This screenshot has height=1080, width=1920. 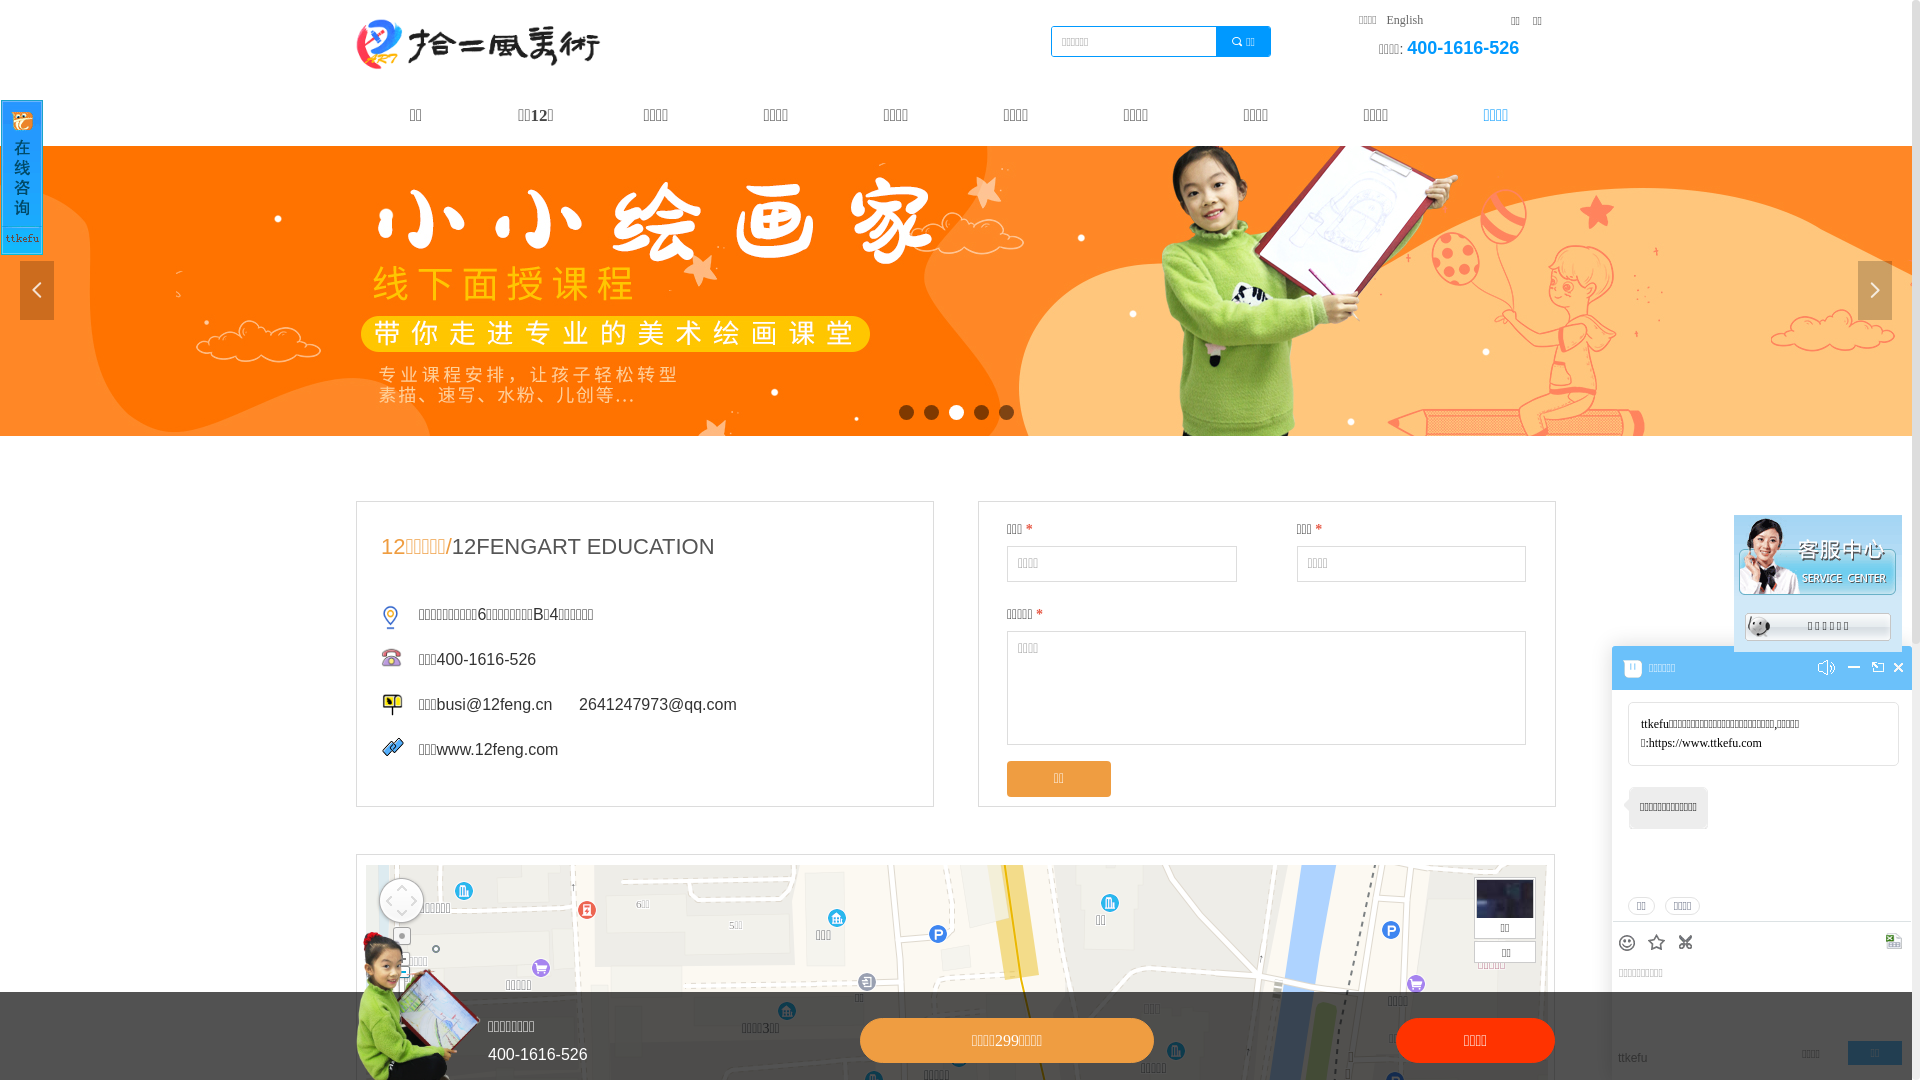 What do you see at coordinates (1704, 743) in the screenshot?
I see `'https://www.ttkefu.com'` at bounding box center [1704, 743].